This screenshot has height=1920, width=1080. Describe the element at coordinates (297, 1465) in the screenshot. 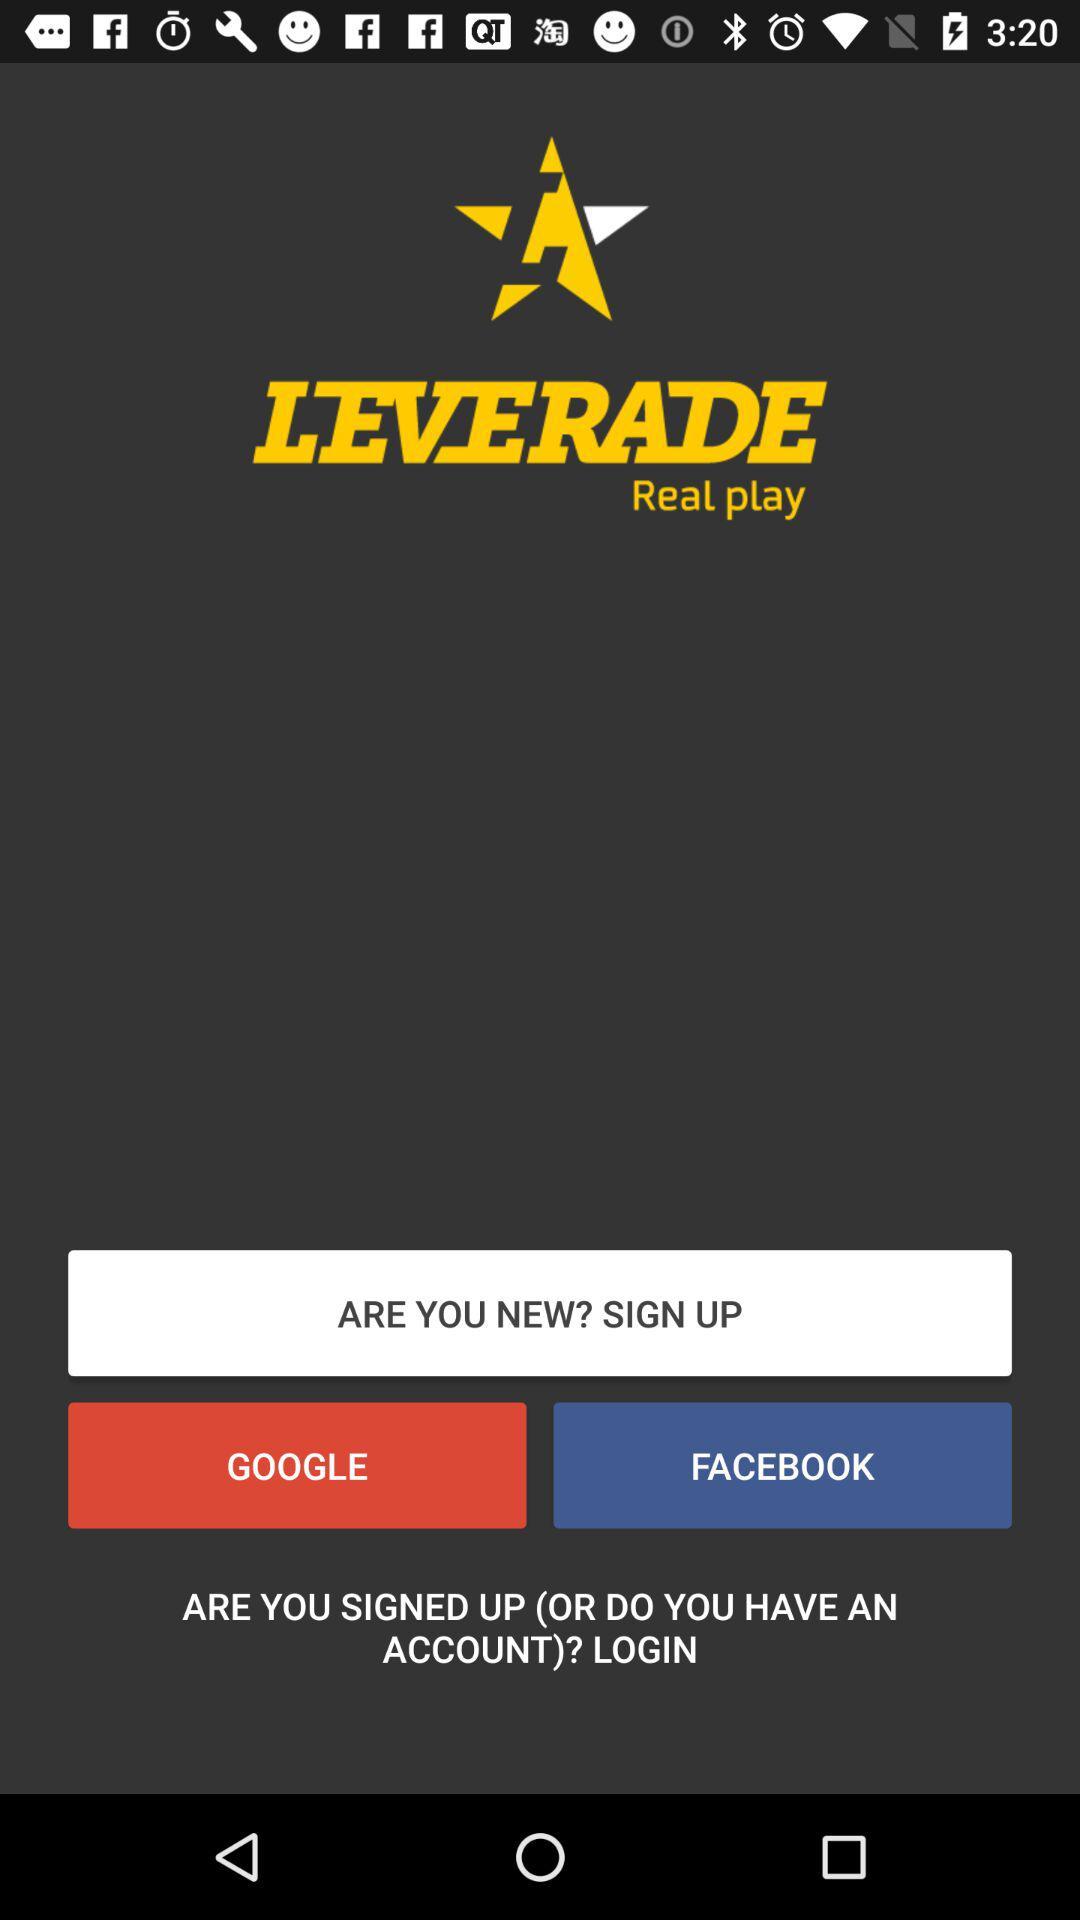

I see `the button above are you signed icon` at that location.